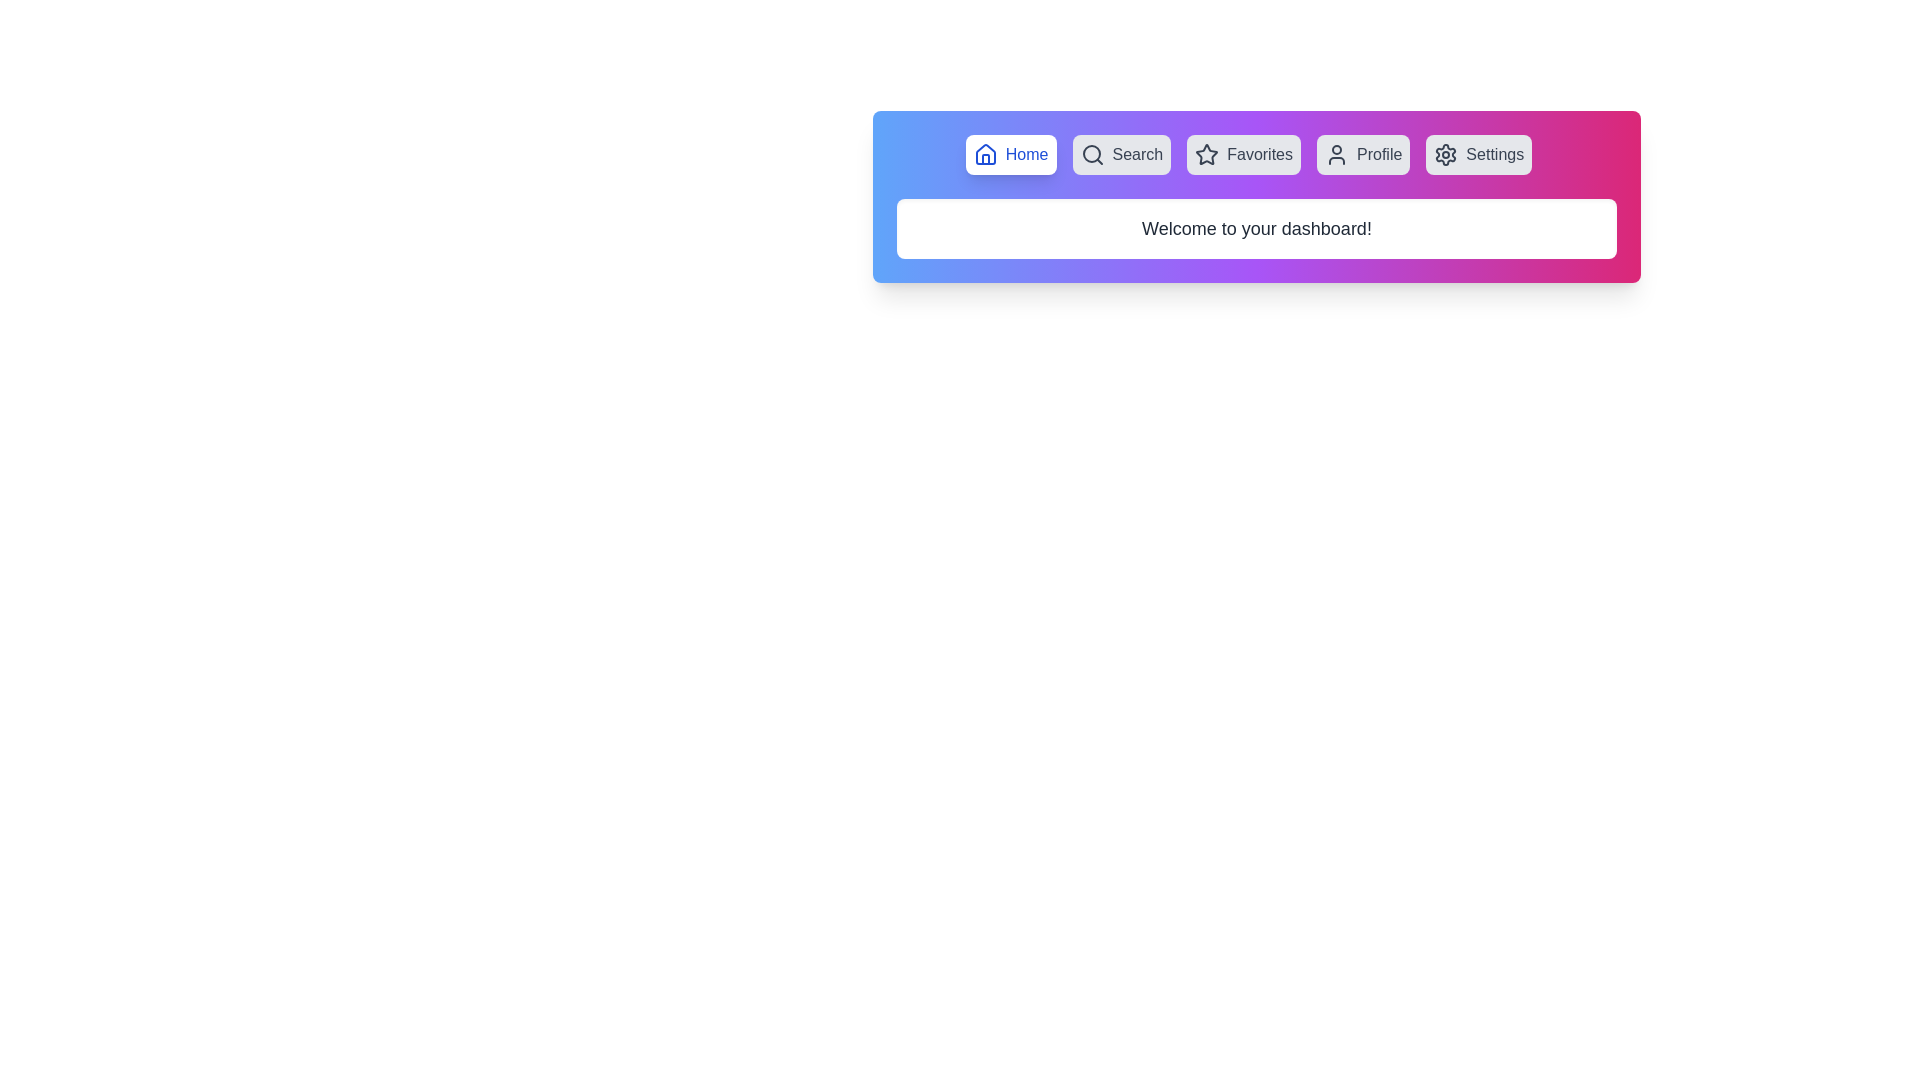 This screenshot has height=1080, width=1920. What do you see at coordinates (1478, 153) in the screenshot?
I see `the settings button located` at bounding box center [1478, 153].